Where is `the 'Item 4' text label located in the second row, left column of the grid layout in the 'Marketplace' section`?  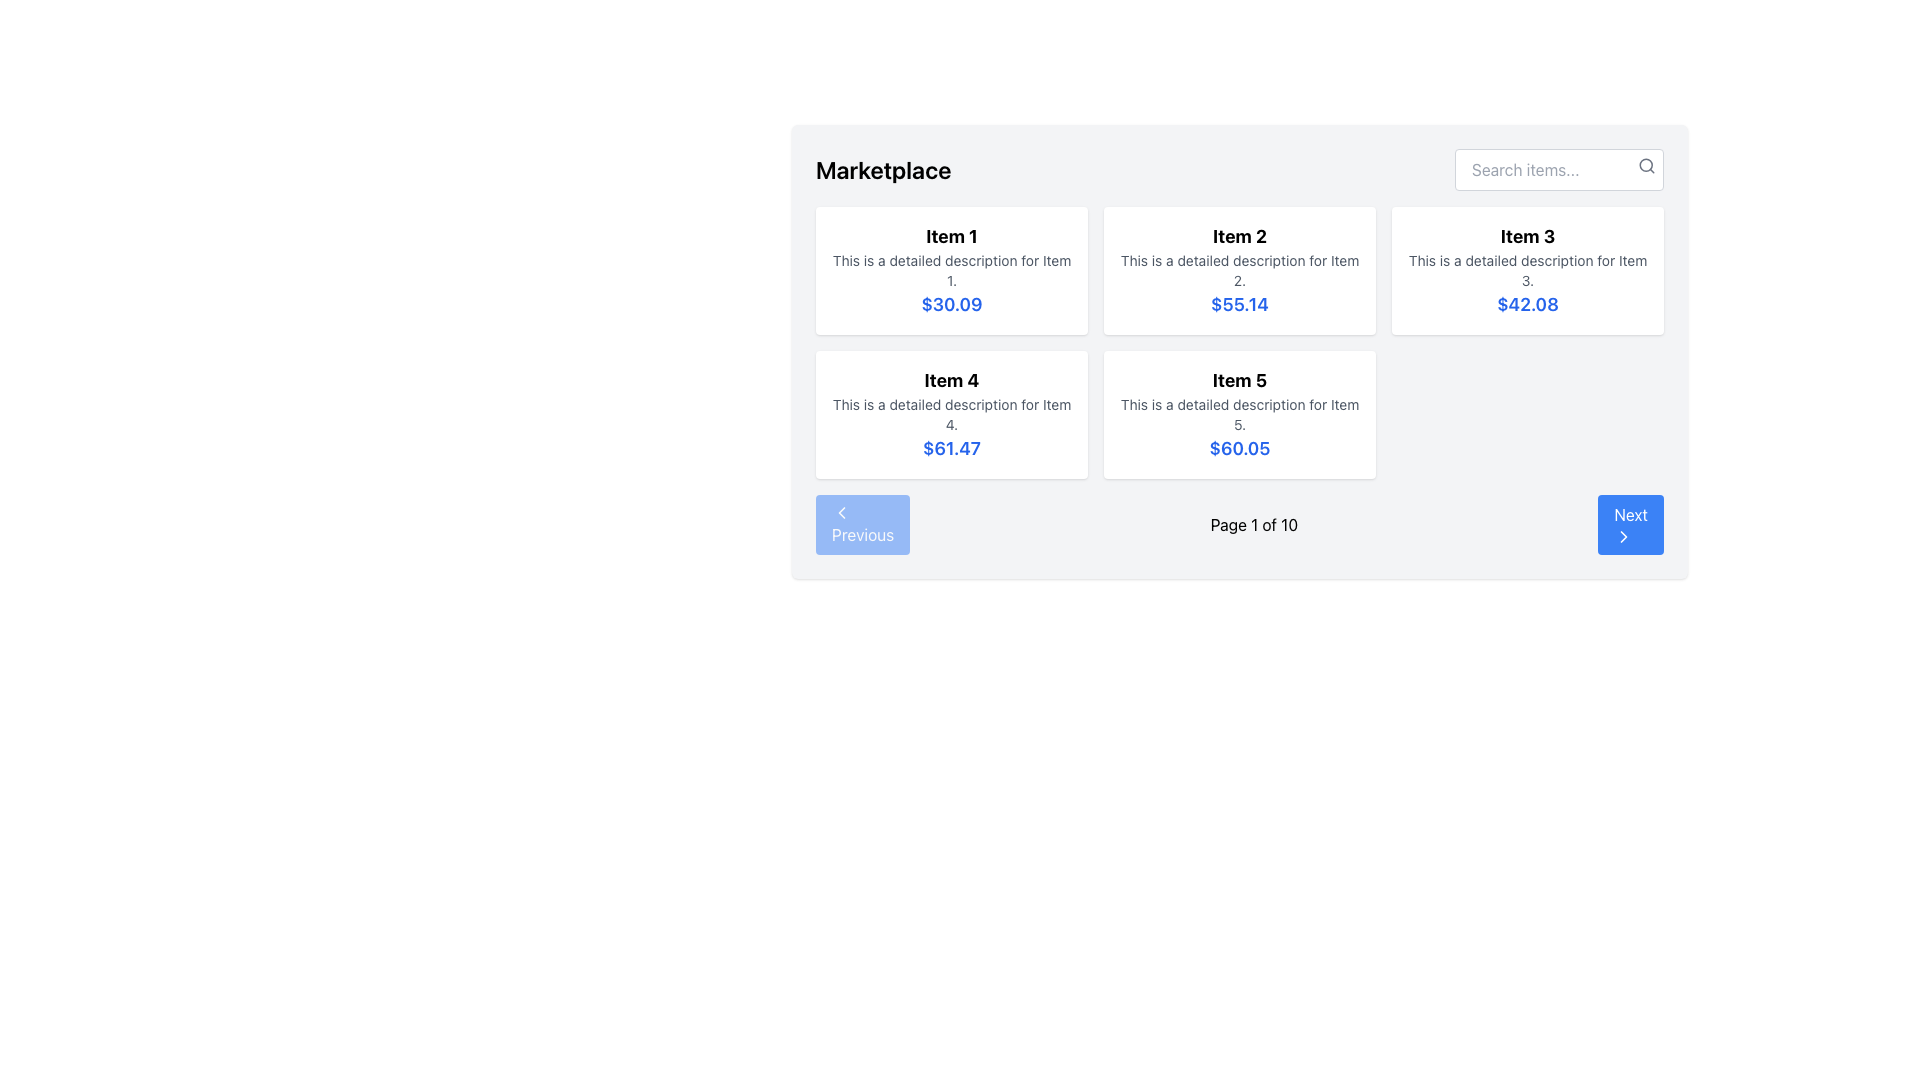
the 'Item 4' text label located in the second row, left column of the grid layout in the 'Marketplace' section is located at coordinates (950, 381).